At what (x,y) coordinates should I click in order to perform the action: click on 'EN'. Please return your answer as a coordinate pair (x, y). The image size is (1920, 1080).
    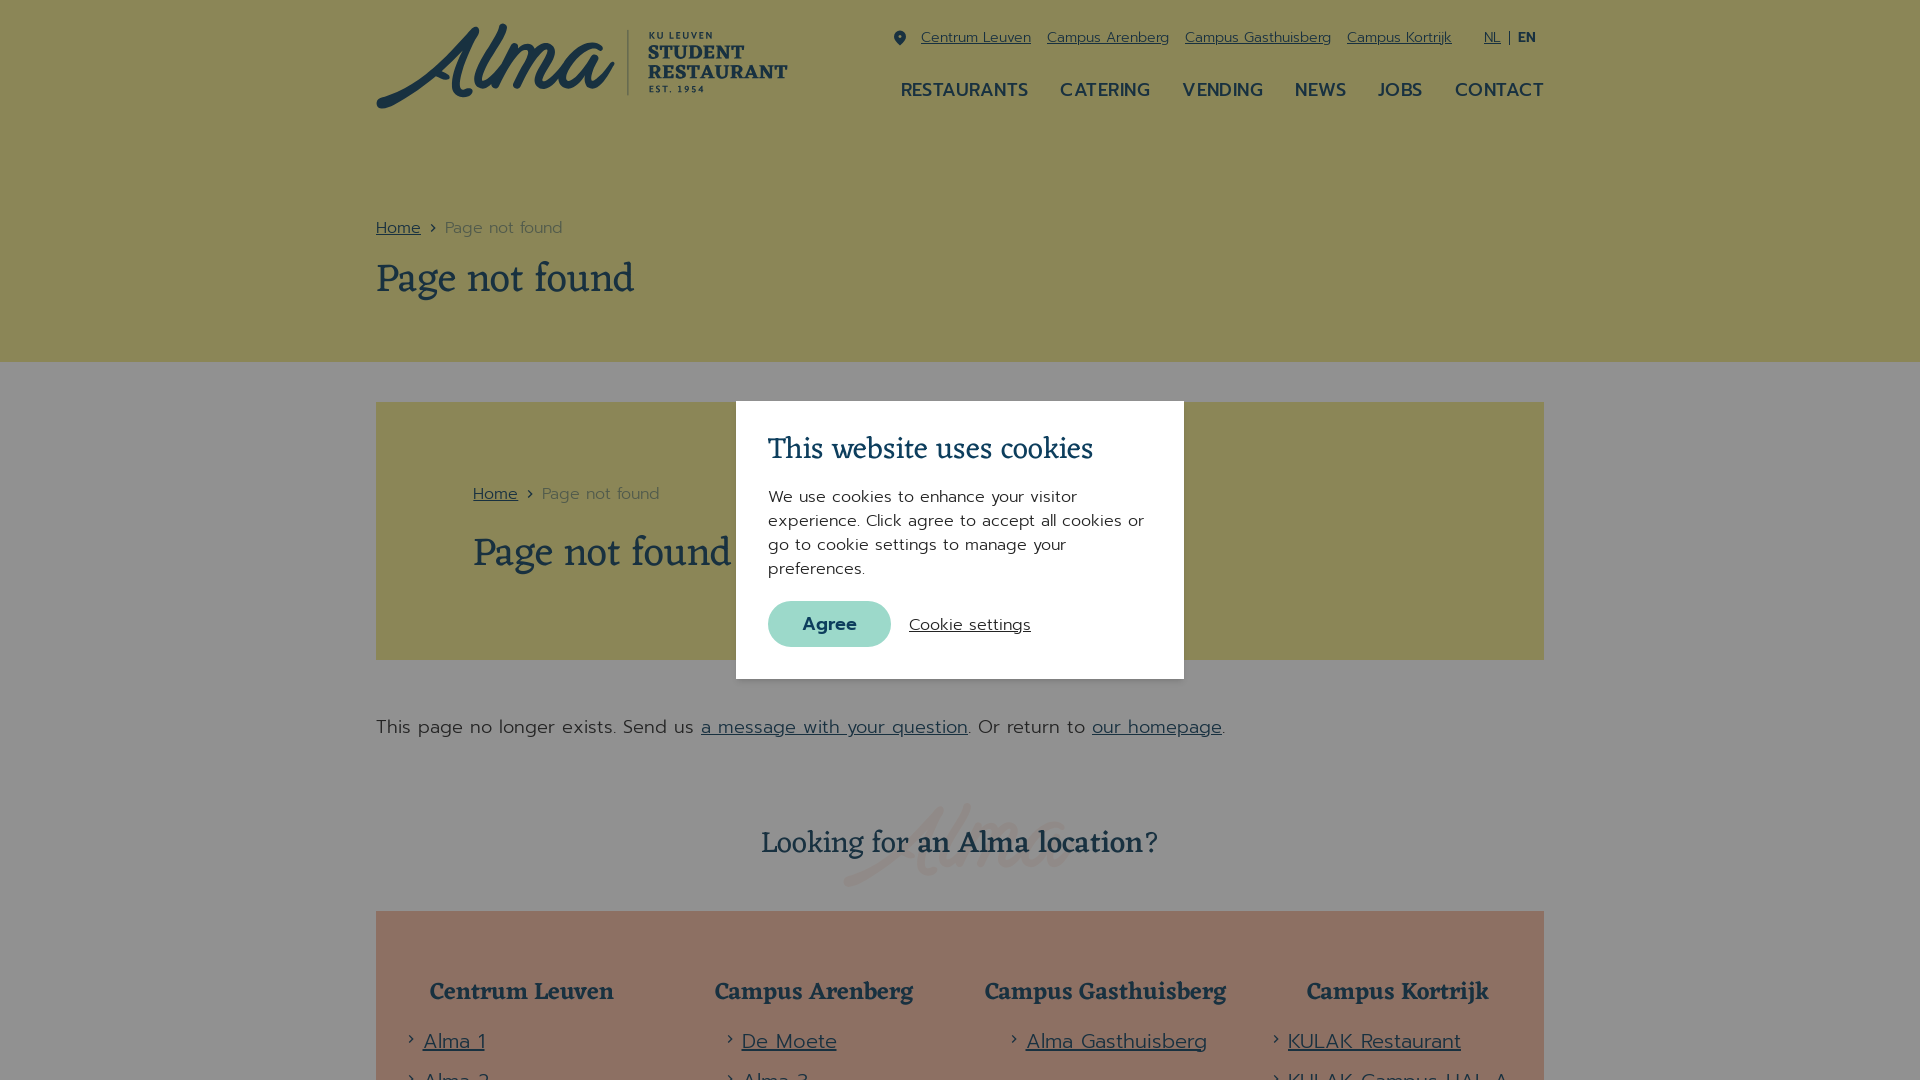
    Looking at the image, I should click on (1517, 37).